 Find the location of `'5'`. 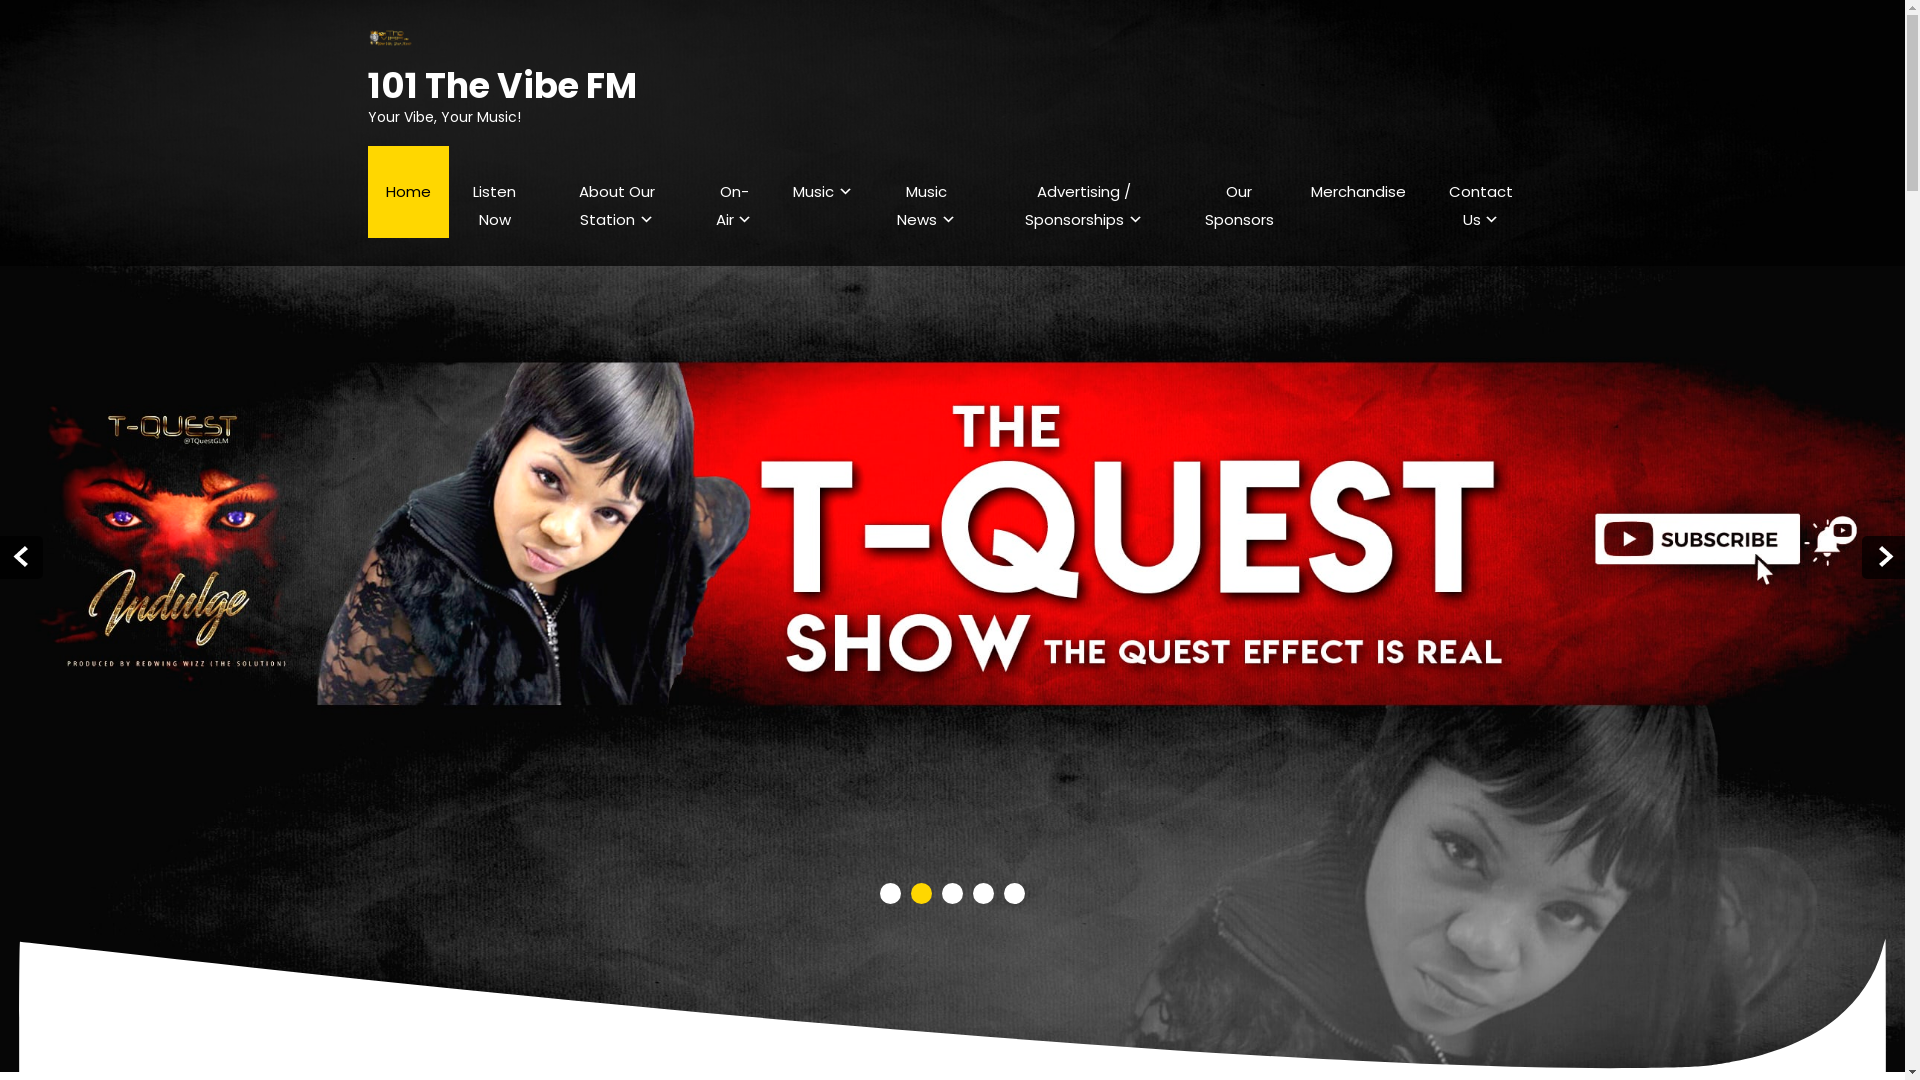

'5' is located at coordinates (1014, 892).